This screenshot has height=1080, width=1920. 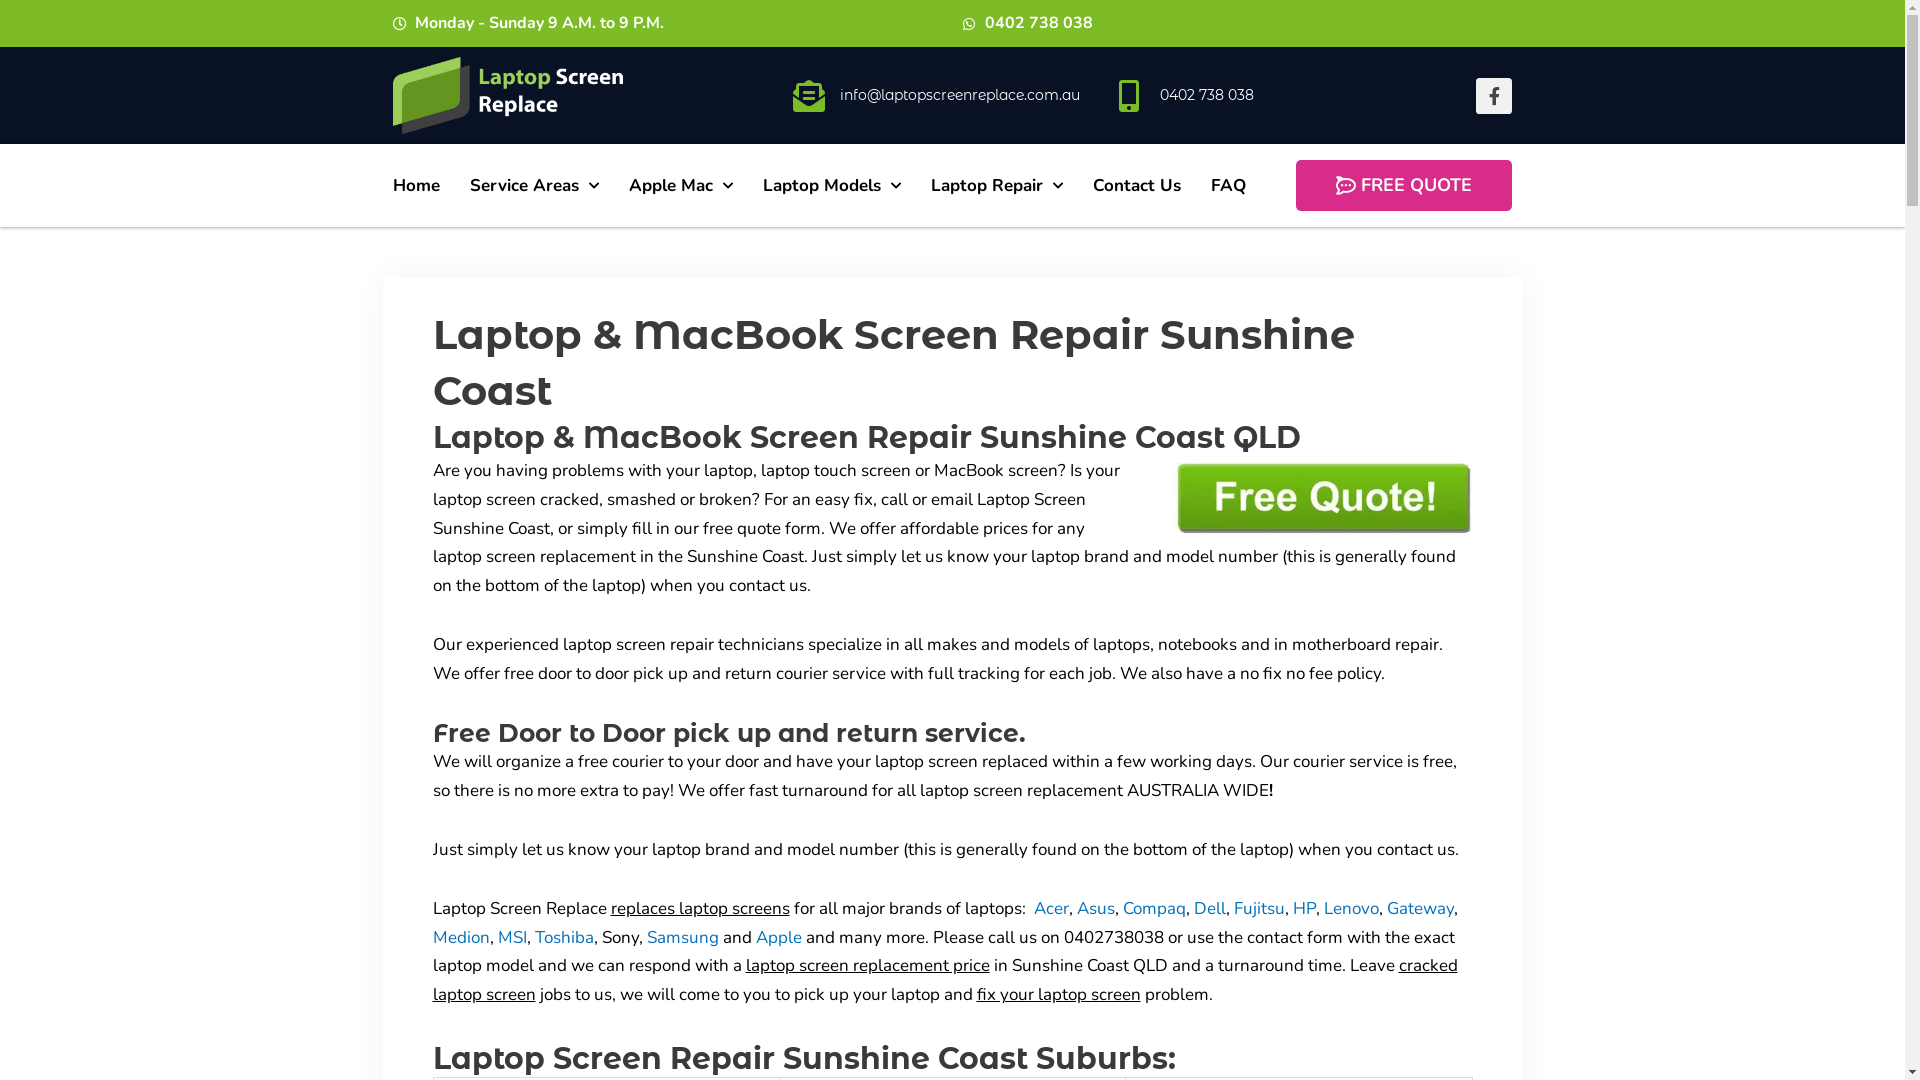 What do you see at coordinates (1226, 185) in the screenshot?
I see `'FAQ'` at bounding box center [1226, 185].